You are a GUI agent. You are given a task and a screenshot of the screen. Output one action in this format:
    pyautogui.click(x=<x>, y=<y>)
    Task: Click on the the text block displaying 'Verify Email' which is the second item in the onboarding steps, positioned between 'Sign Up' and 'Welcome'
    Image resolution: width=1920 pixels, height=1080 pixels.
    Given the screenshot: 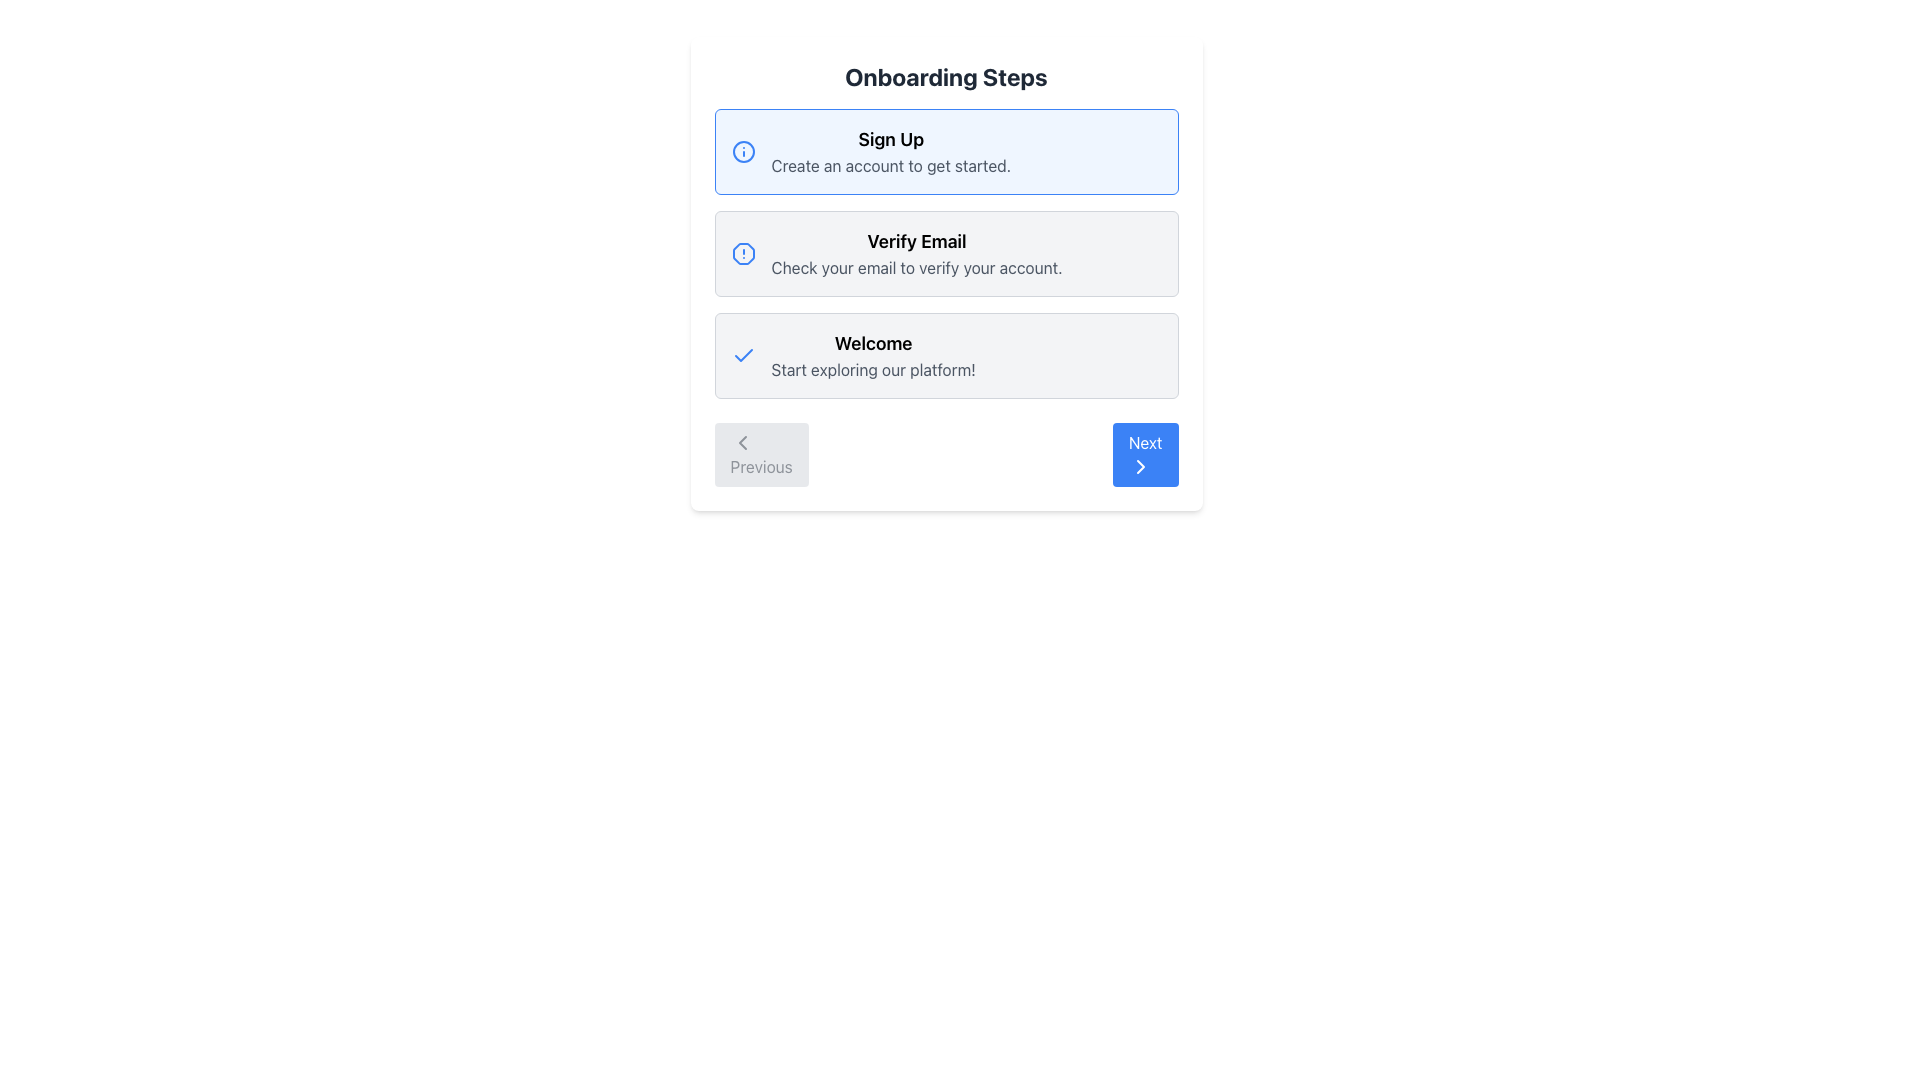 What is the action you would take?
    pyautogui.click(x=915, y=253)
    